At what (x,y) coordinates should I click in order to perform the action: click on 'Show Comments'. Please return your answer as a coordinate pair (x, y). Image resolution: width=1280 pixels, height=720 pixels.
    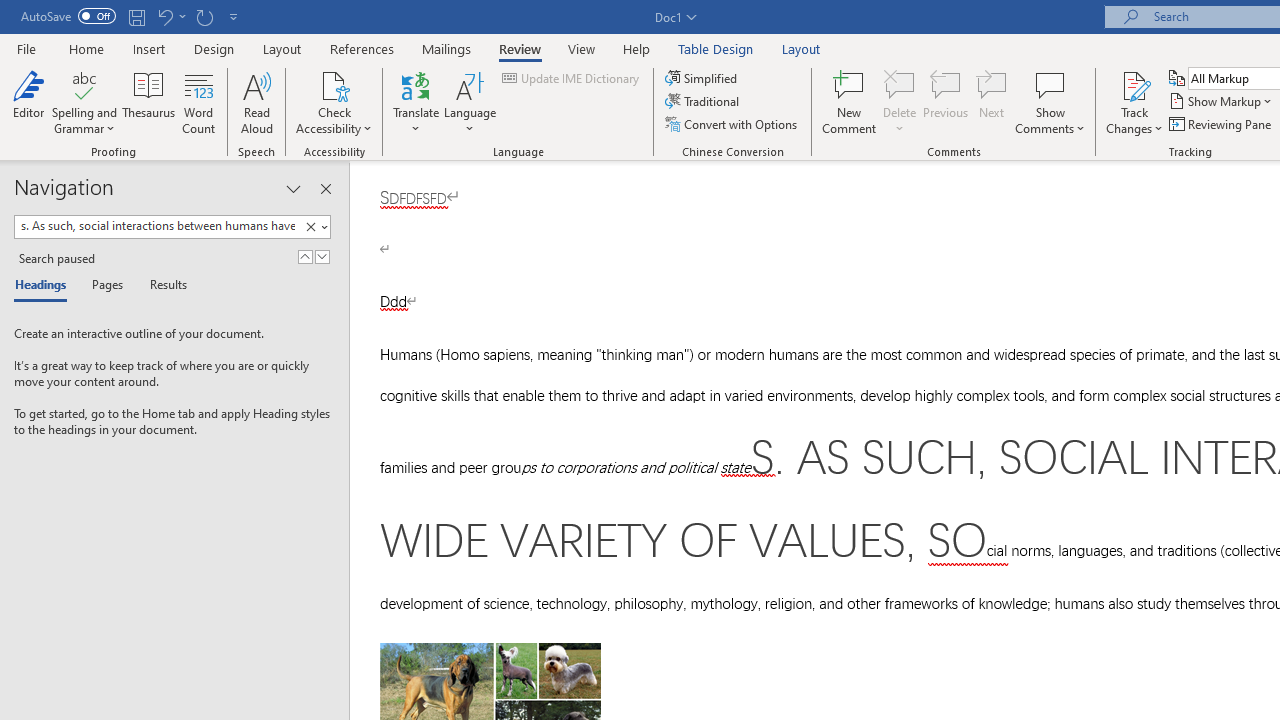
    Looking at the image, I should click on (1049, 103).